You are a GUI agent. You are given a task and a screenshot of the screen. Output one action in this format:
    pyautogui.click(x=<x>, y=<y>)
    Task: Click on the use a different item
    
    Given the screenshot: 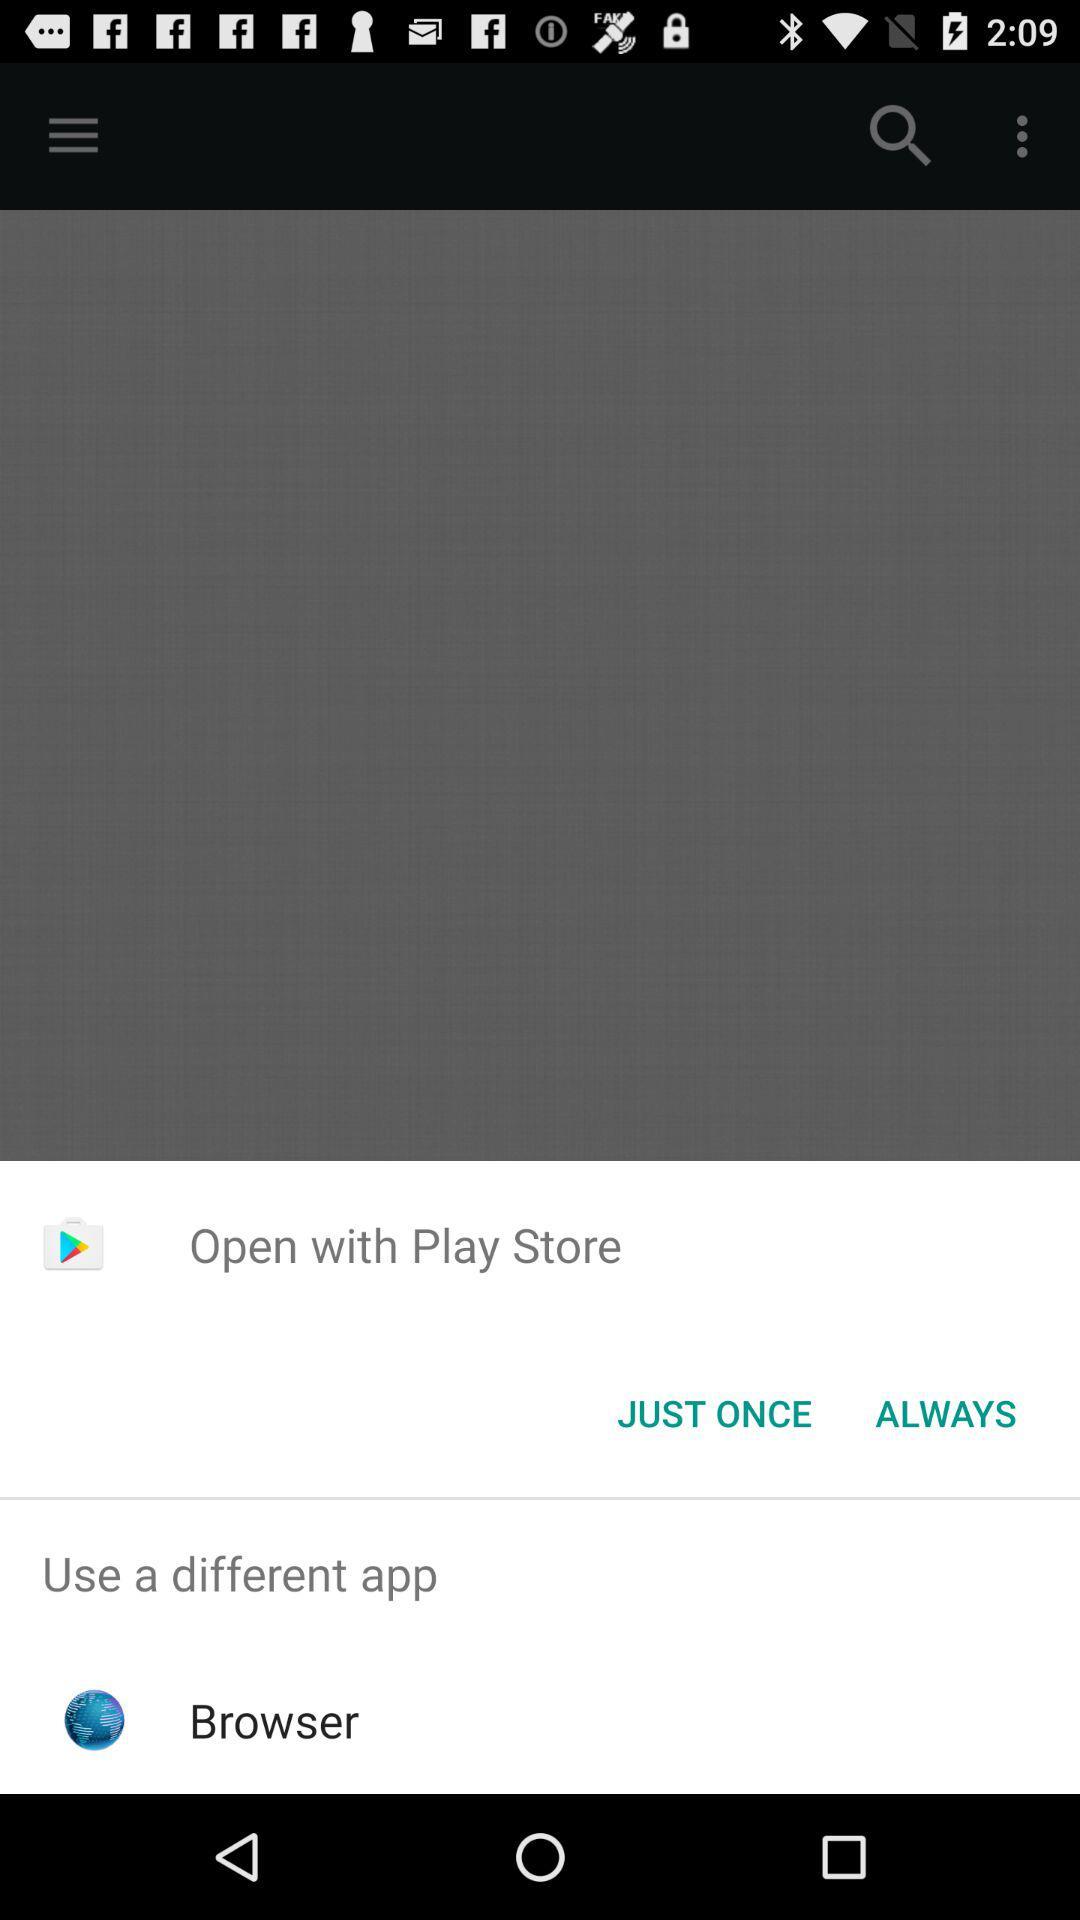 What is the action you would take?
    pyautogui.click(x=540, y=1572)
    